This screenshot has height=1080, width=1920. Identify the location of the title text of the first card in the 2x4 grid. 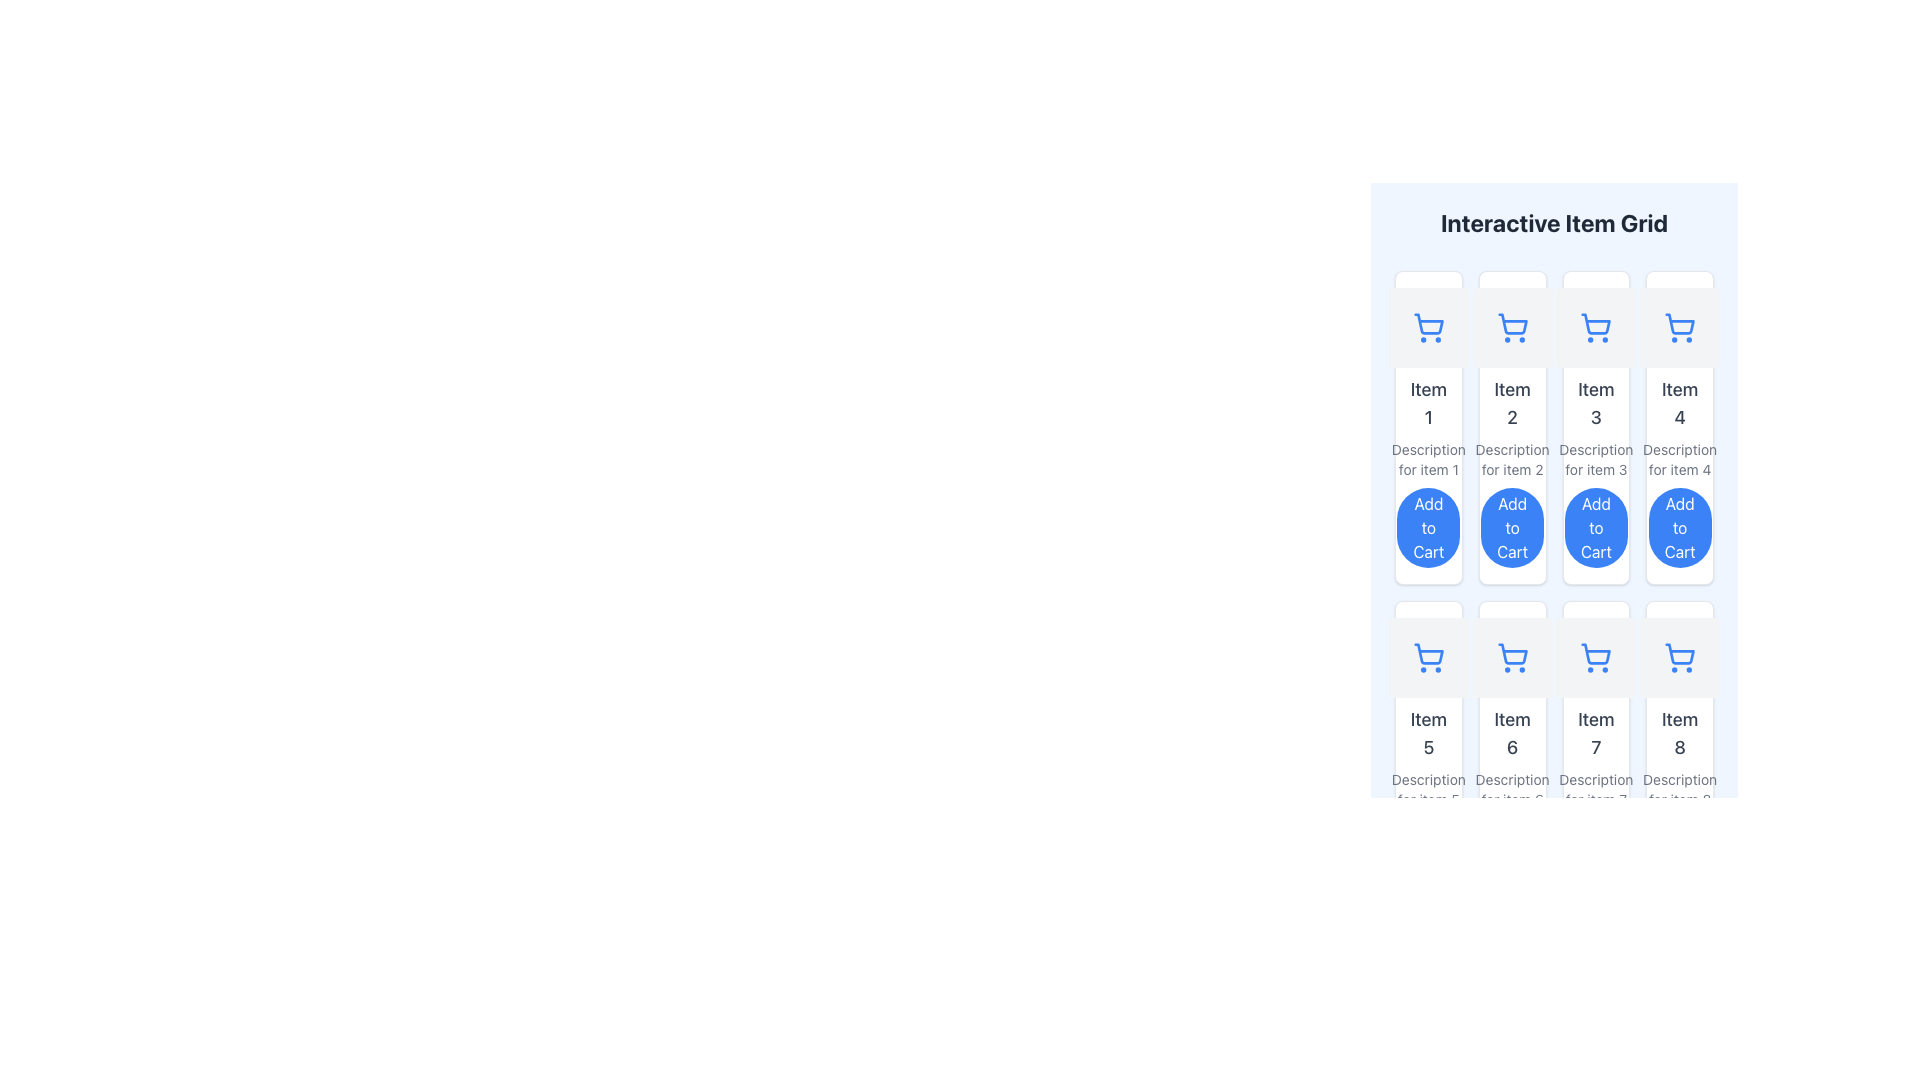
(1427, 404).